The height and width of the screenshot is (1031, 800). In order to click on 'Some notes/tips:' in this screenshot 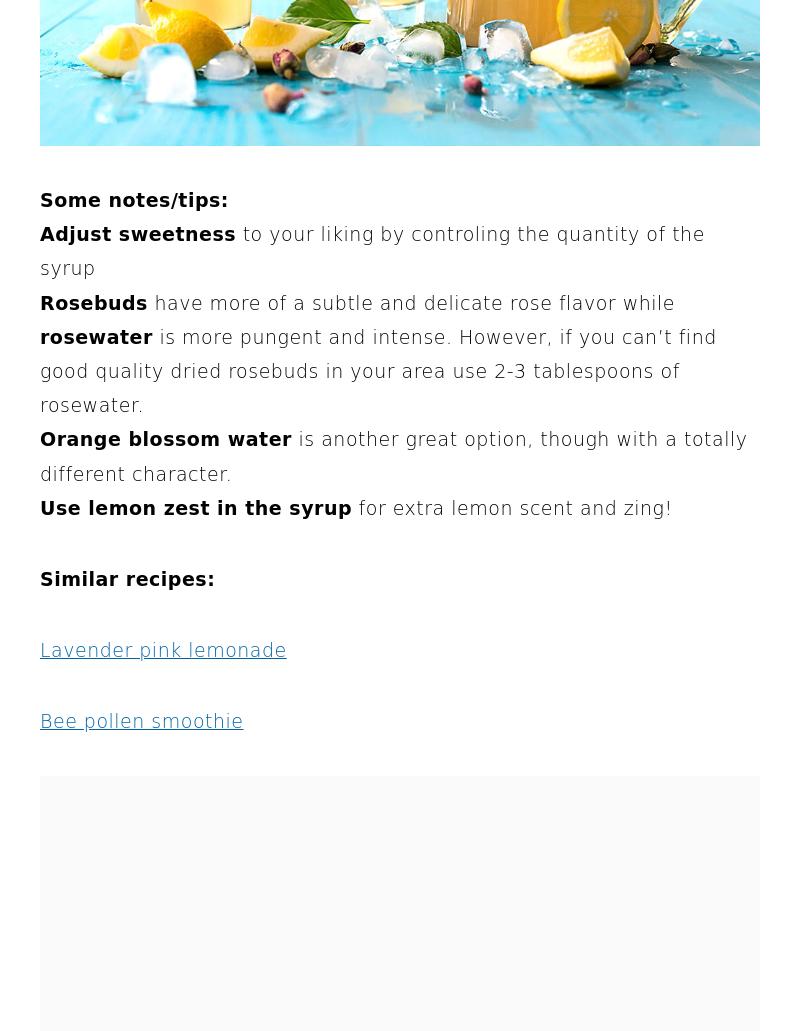, I will do `click(134, 199)`.